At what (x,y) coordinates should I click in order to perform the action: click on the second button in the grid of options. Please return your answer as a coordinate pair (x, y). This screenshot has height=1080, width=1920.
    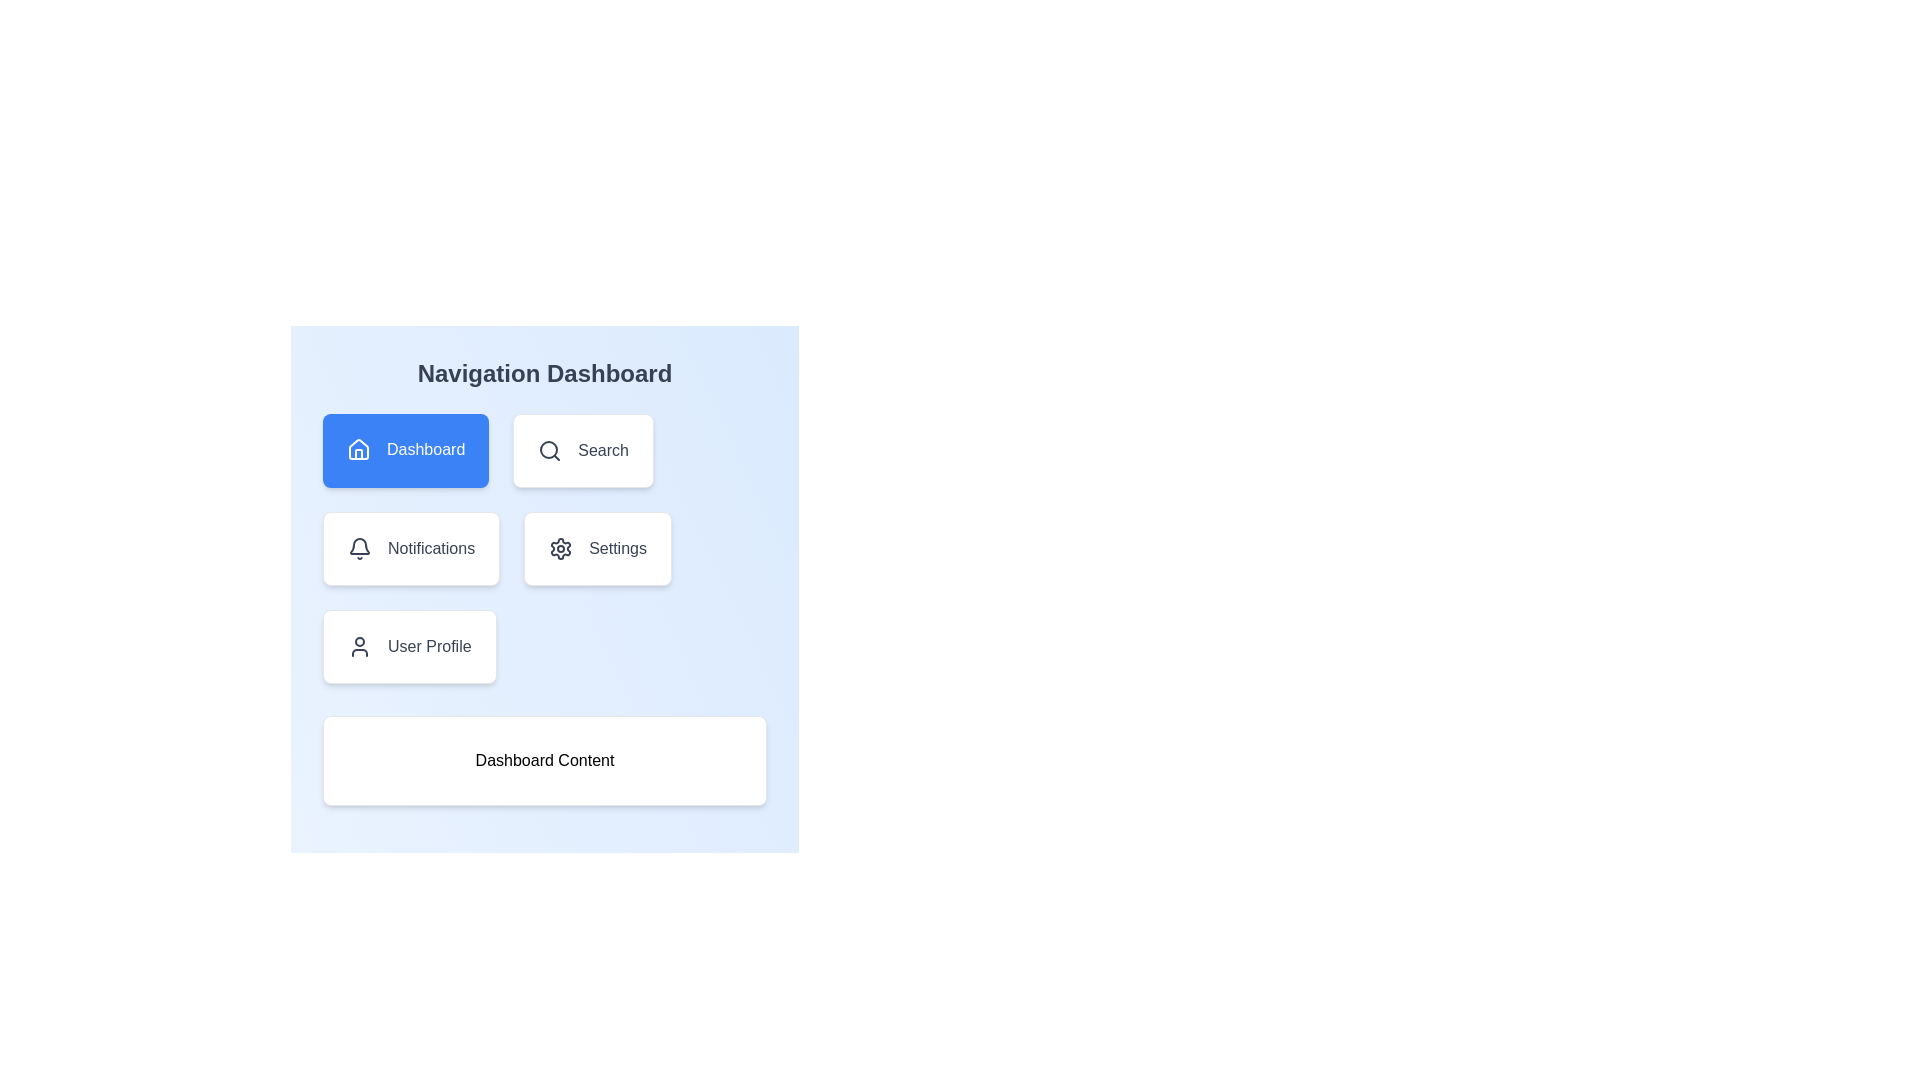
    Looking at the image, I should click on (582, 451).